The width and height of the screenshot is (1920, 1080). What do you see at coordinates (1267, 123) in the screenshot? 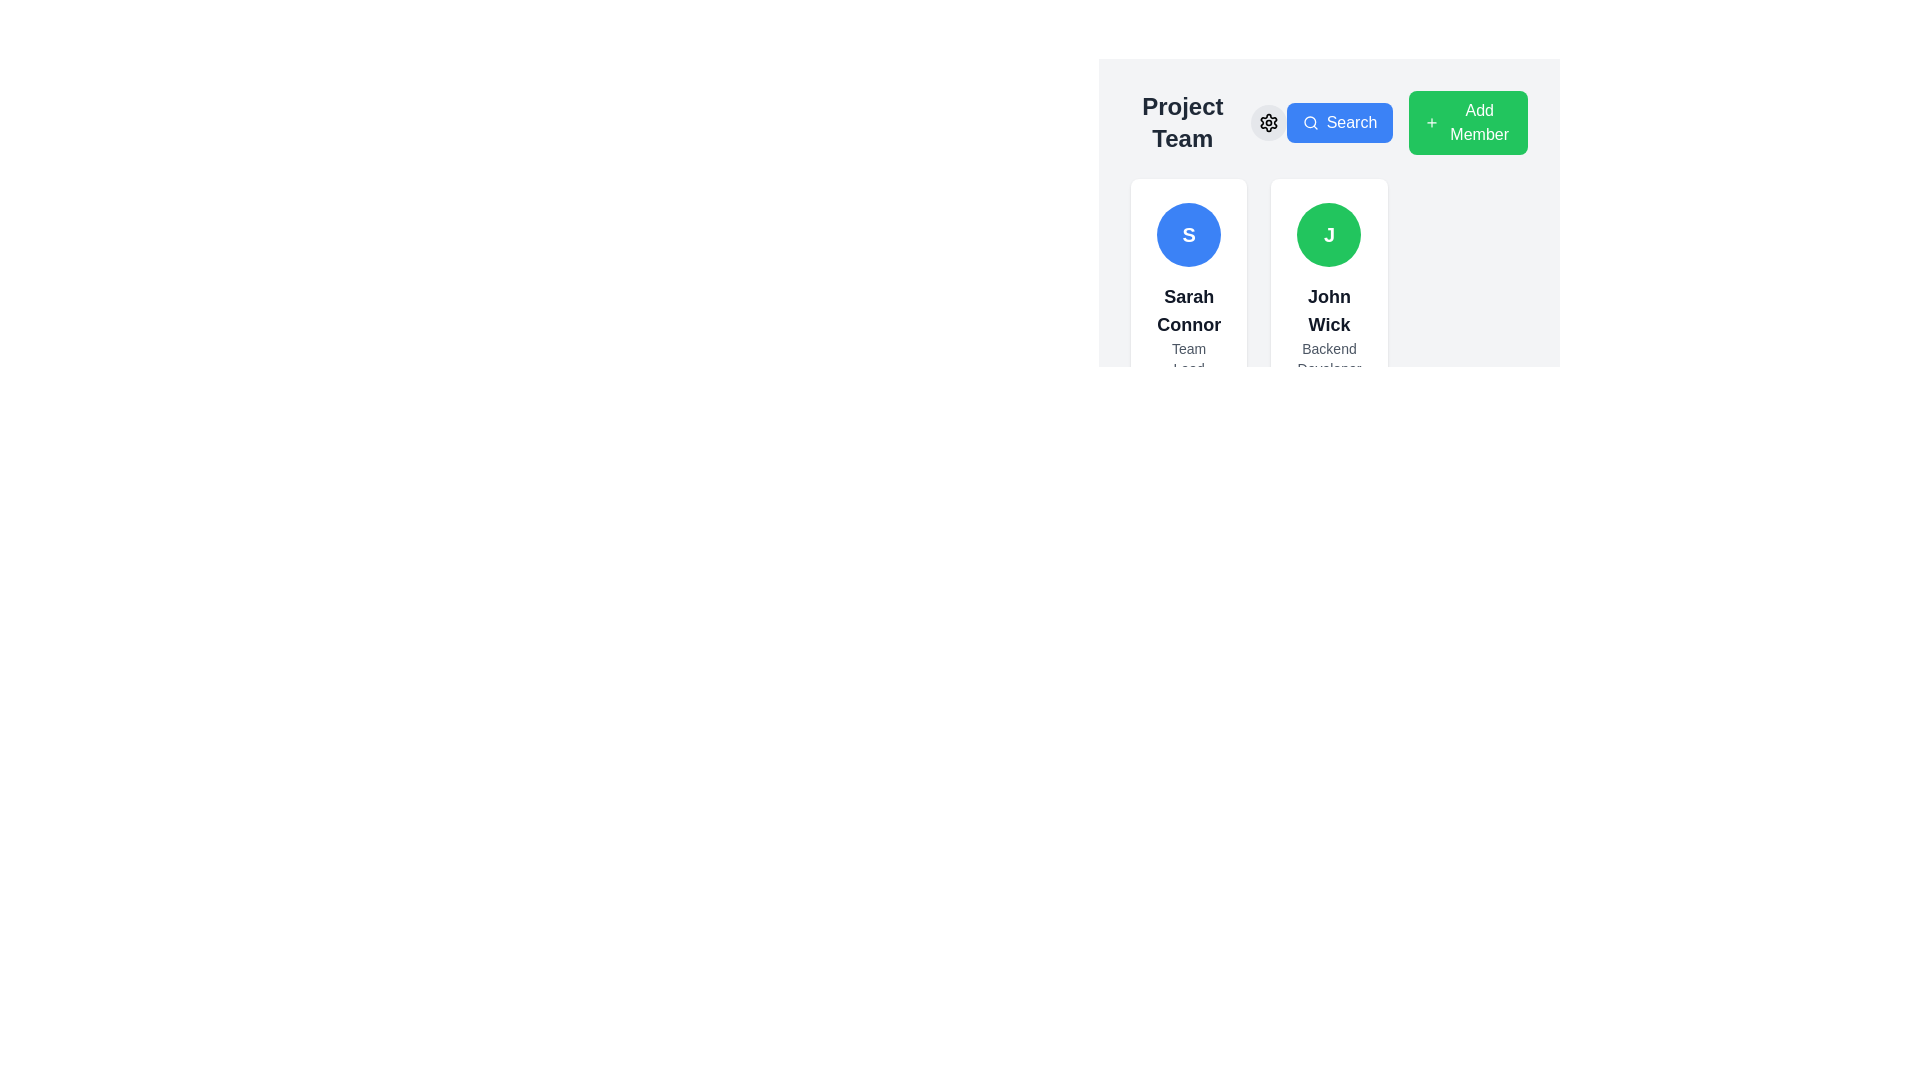
I see `the graphical icon segment located at the top center of the interface, which provides access to configuration options for the application` at bounding box center [1267, 123].